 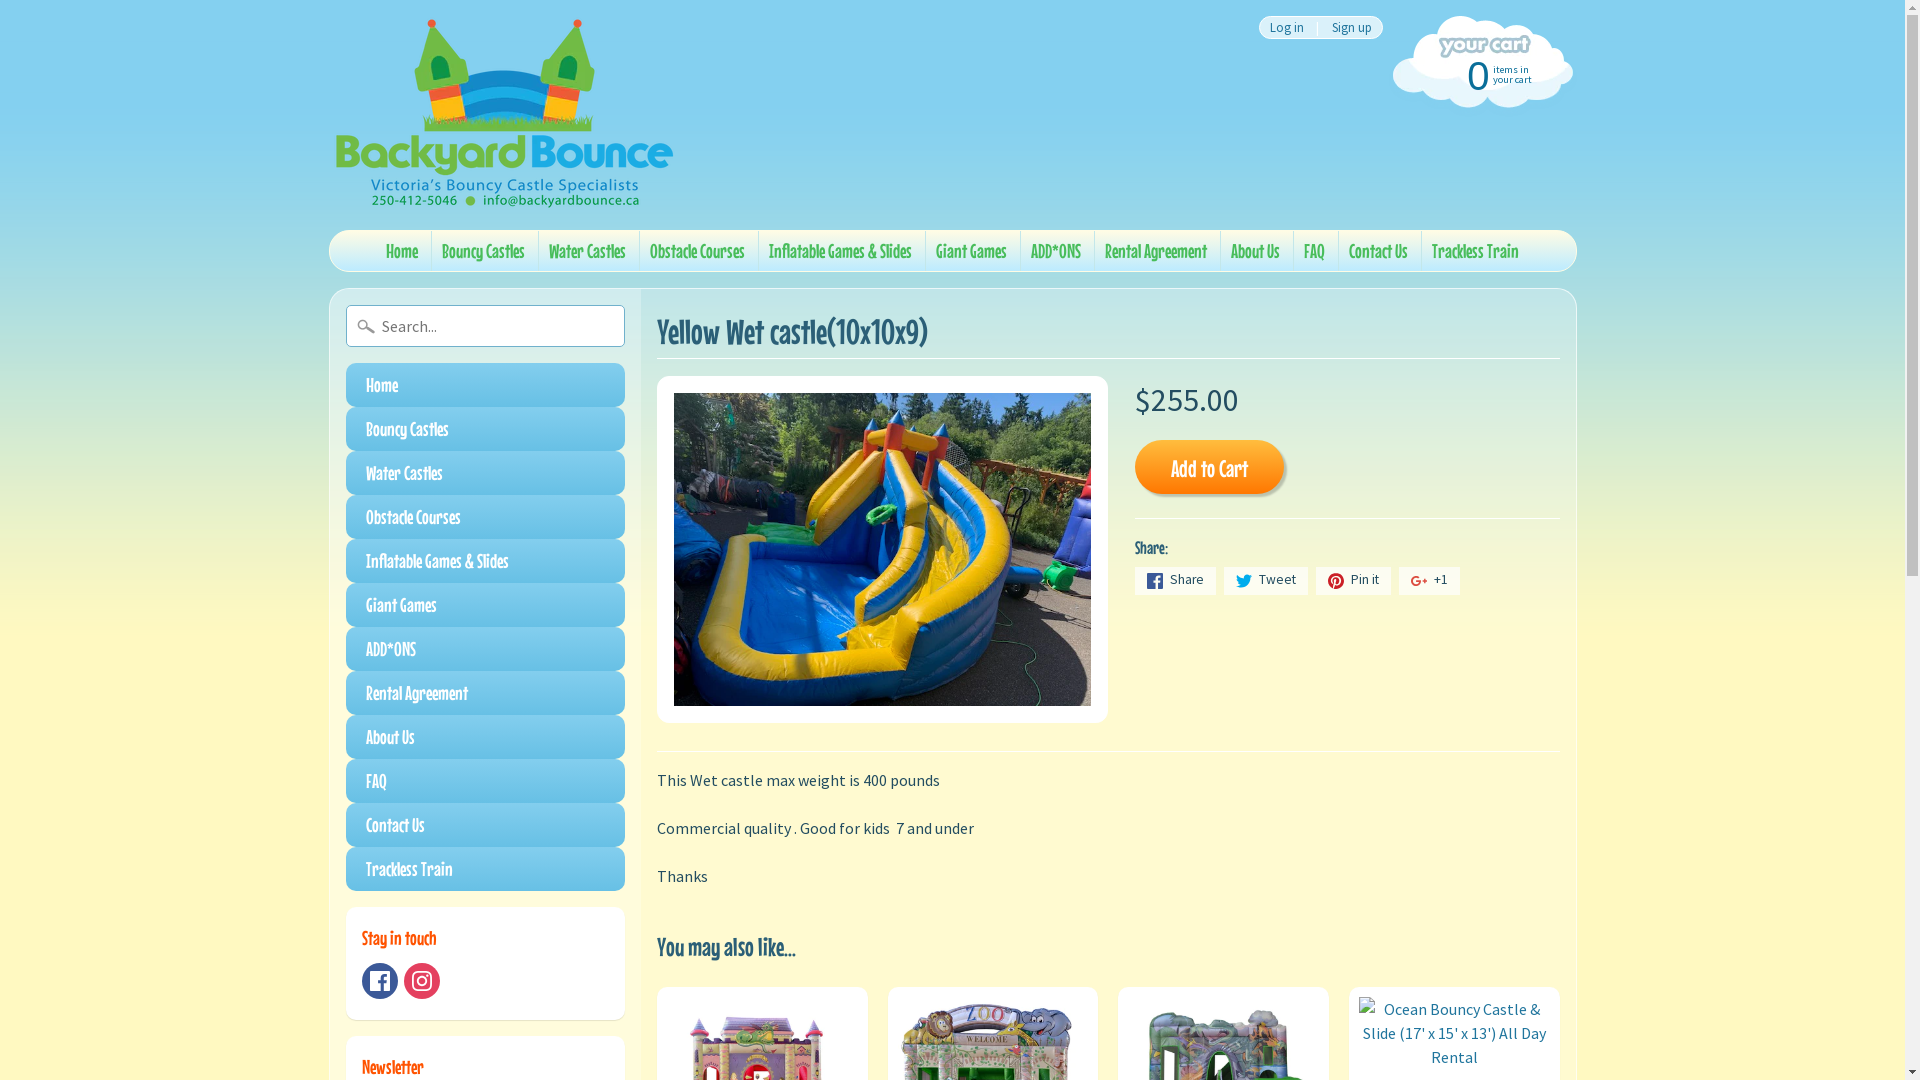 I want to click on 'Inflatable Games & Slides', so click(x=485, y=560).